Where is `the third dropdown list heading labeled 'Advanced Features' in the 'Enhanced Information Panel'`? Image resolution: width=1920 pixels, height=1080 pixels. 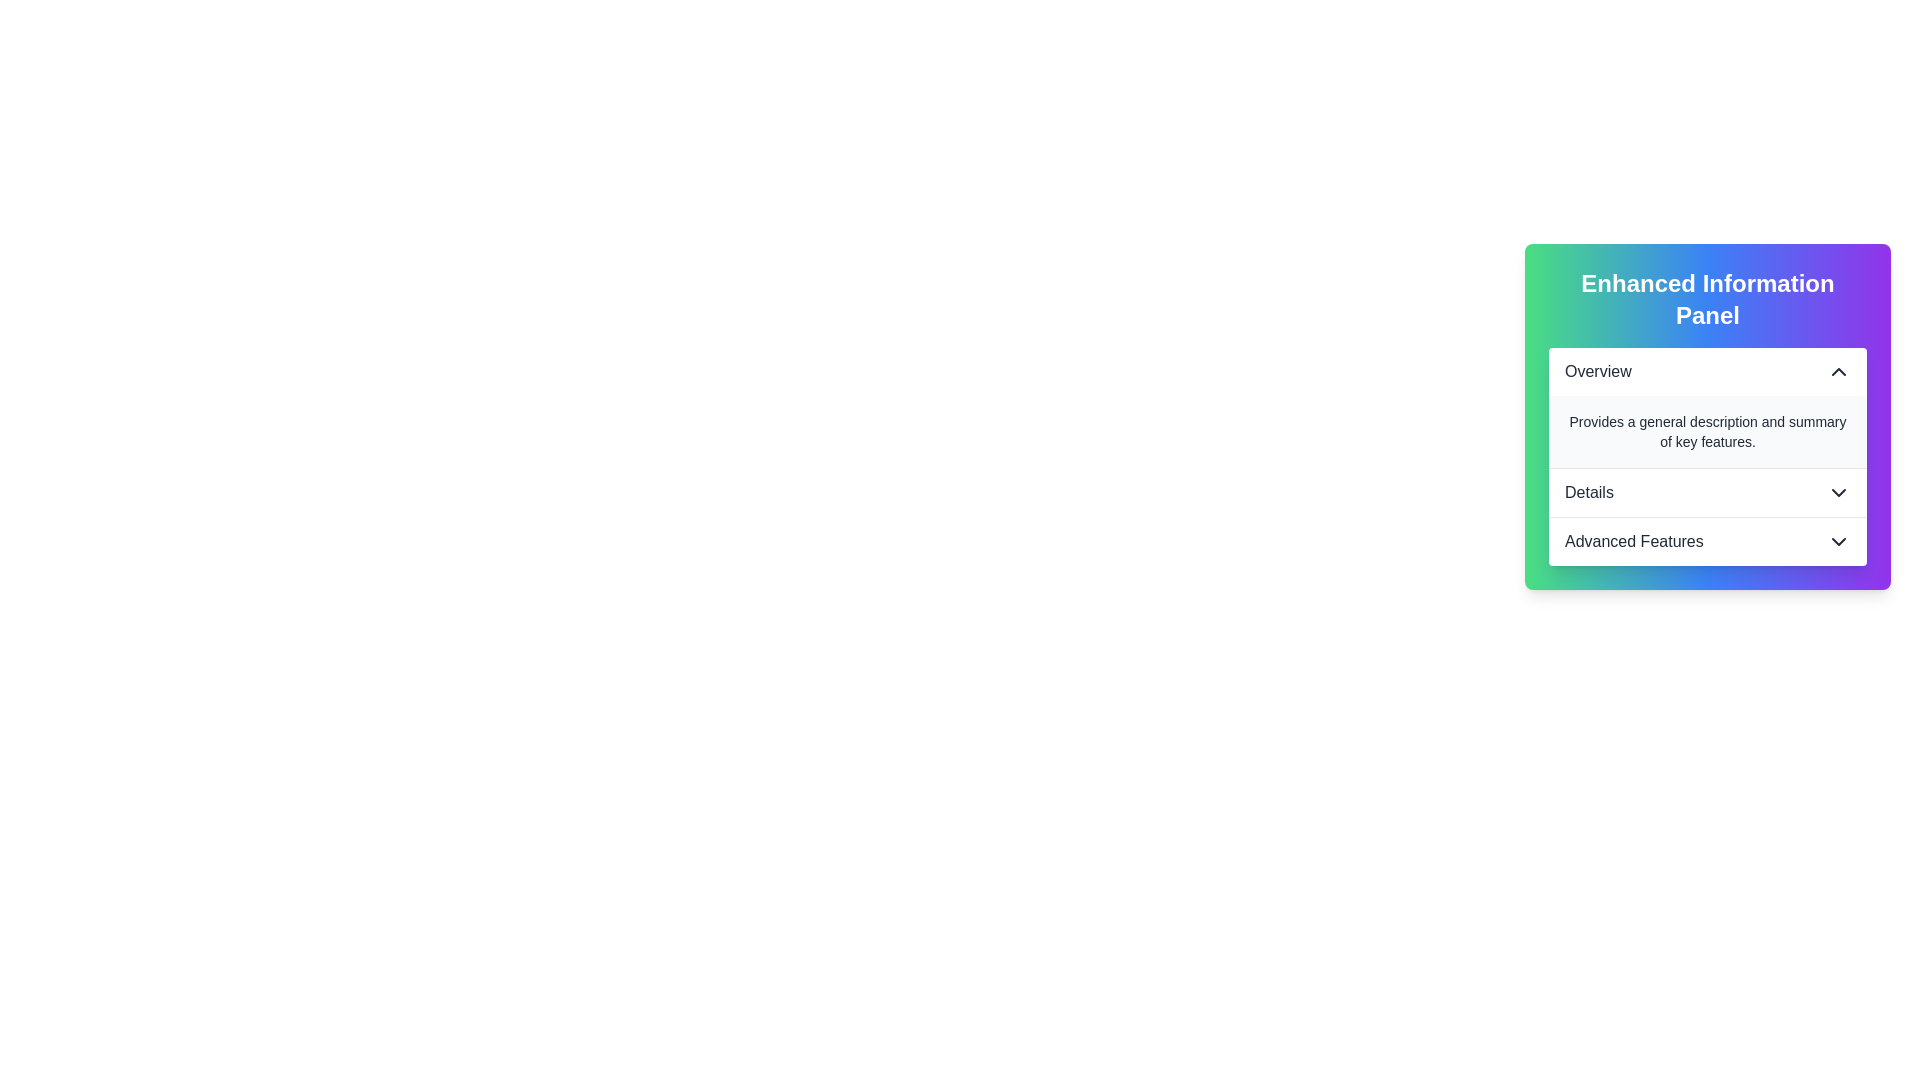
the third dropdown list heading labeled 'Advanced Features' in the 'Enhanced Information Panel' is located at coordinates (1707, 540).